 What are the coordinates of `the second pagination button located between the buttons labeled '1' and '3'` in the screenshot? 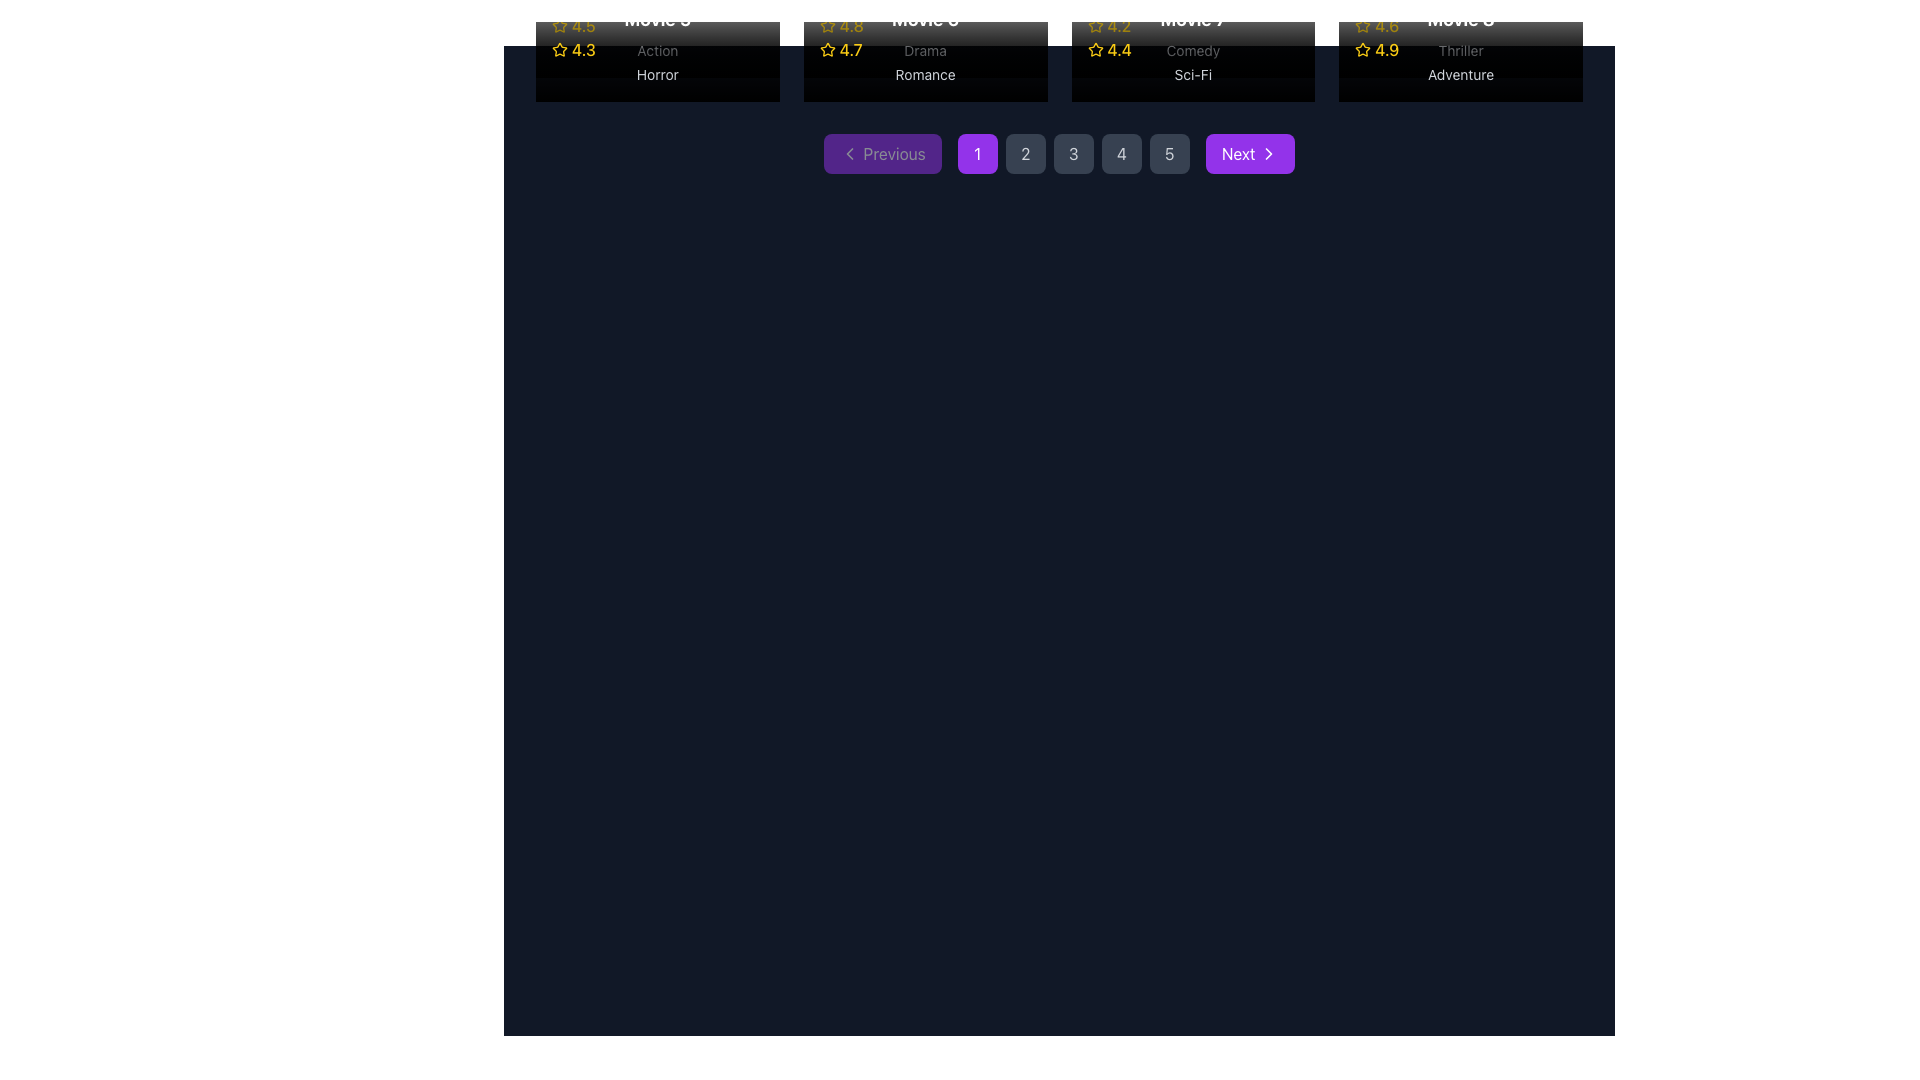 It's located at (1025, 153).